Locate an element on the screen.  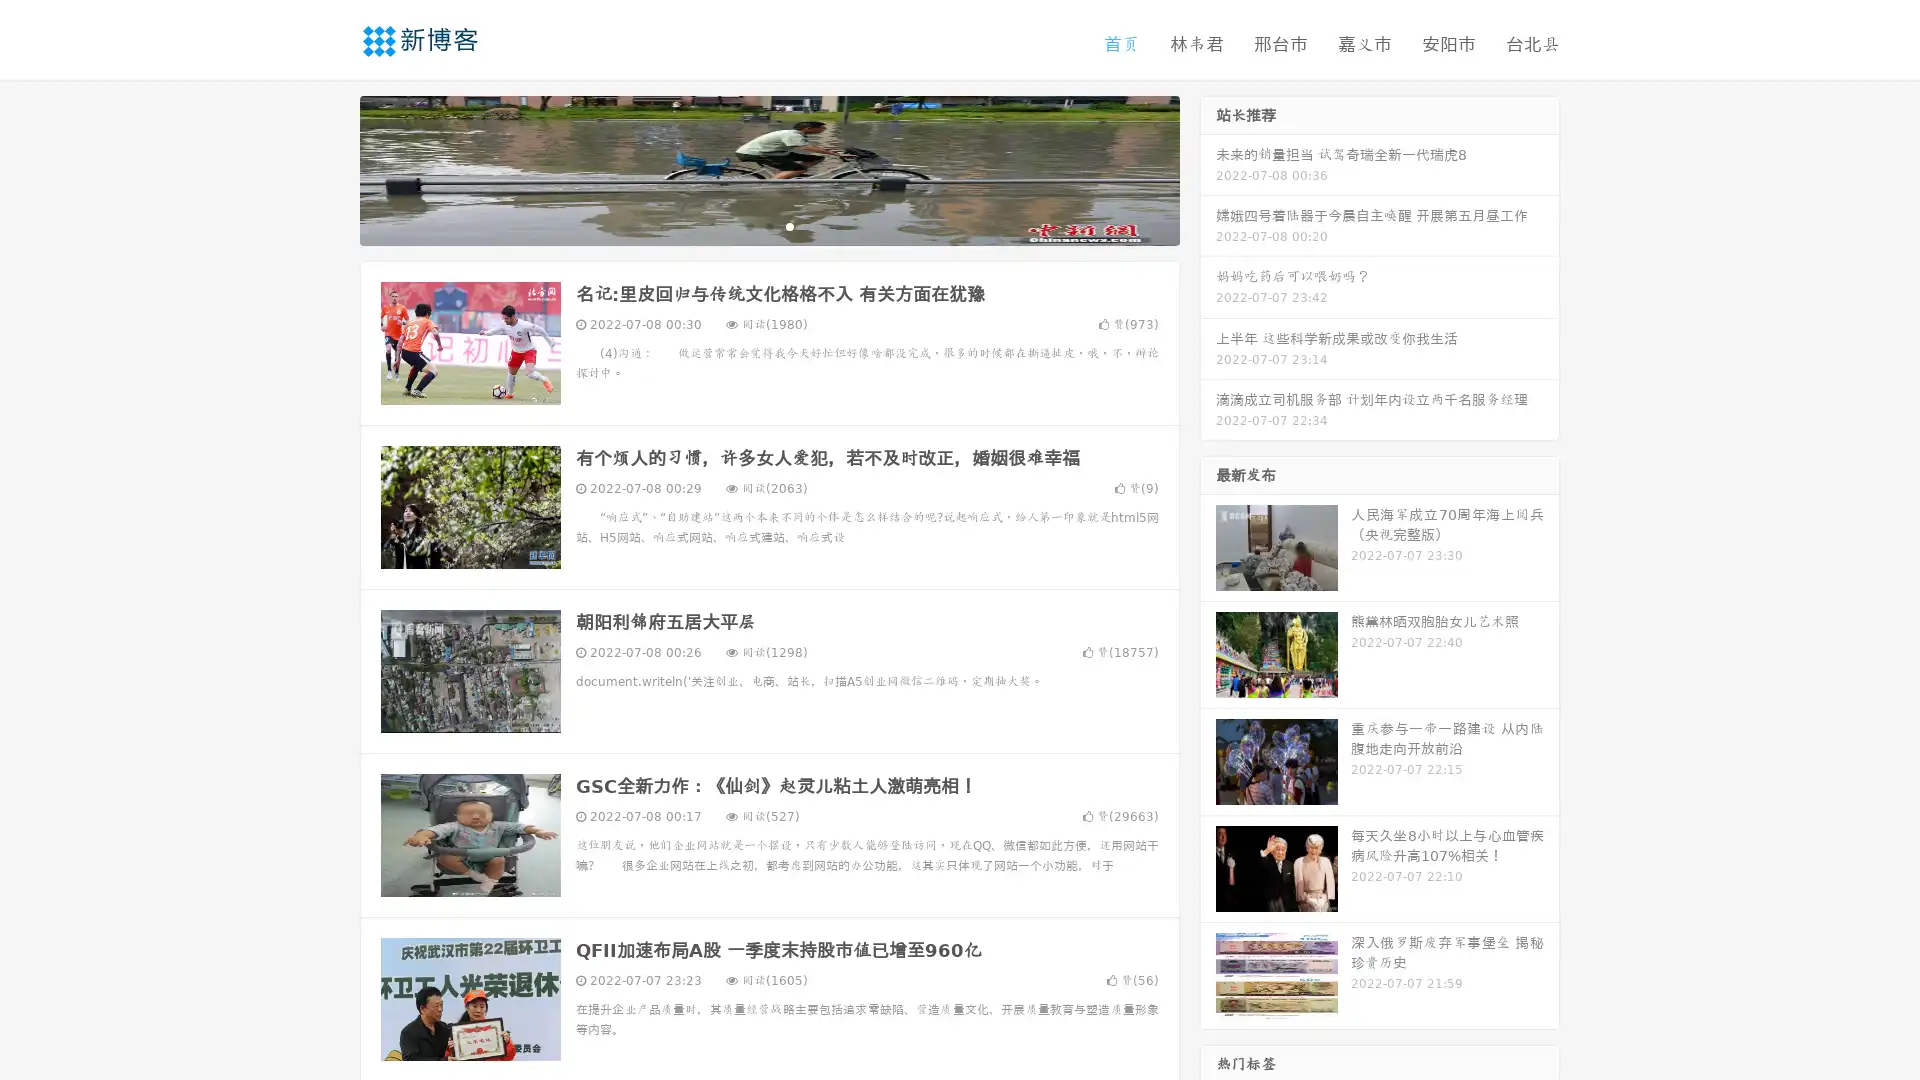
Go to slide 2 is located at coordinates (768, 225).